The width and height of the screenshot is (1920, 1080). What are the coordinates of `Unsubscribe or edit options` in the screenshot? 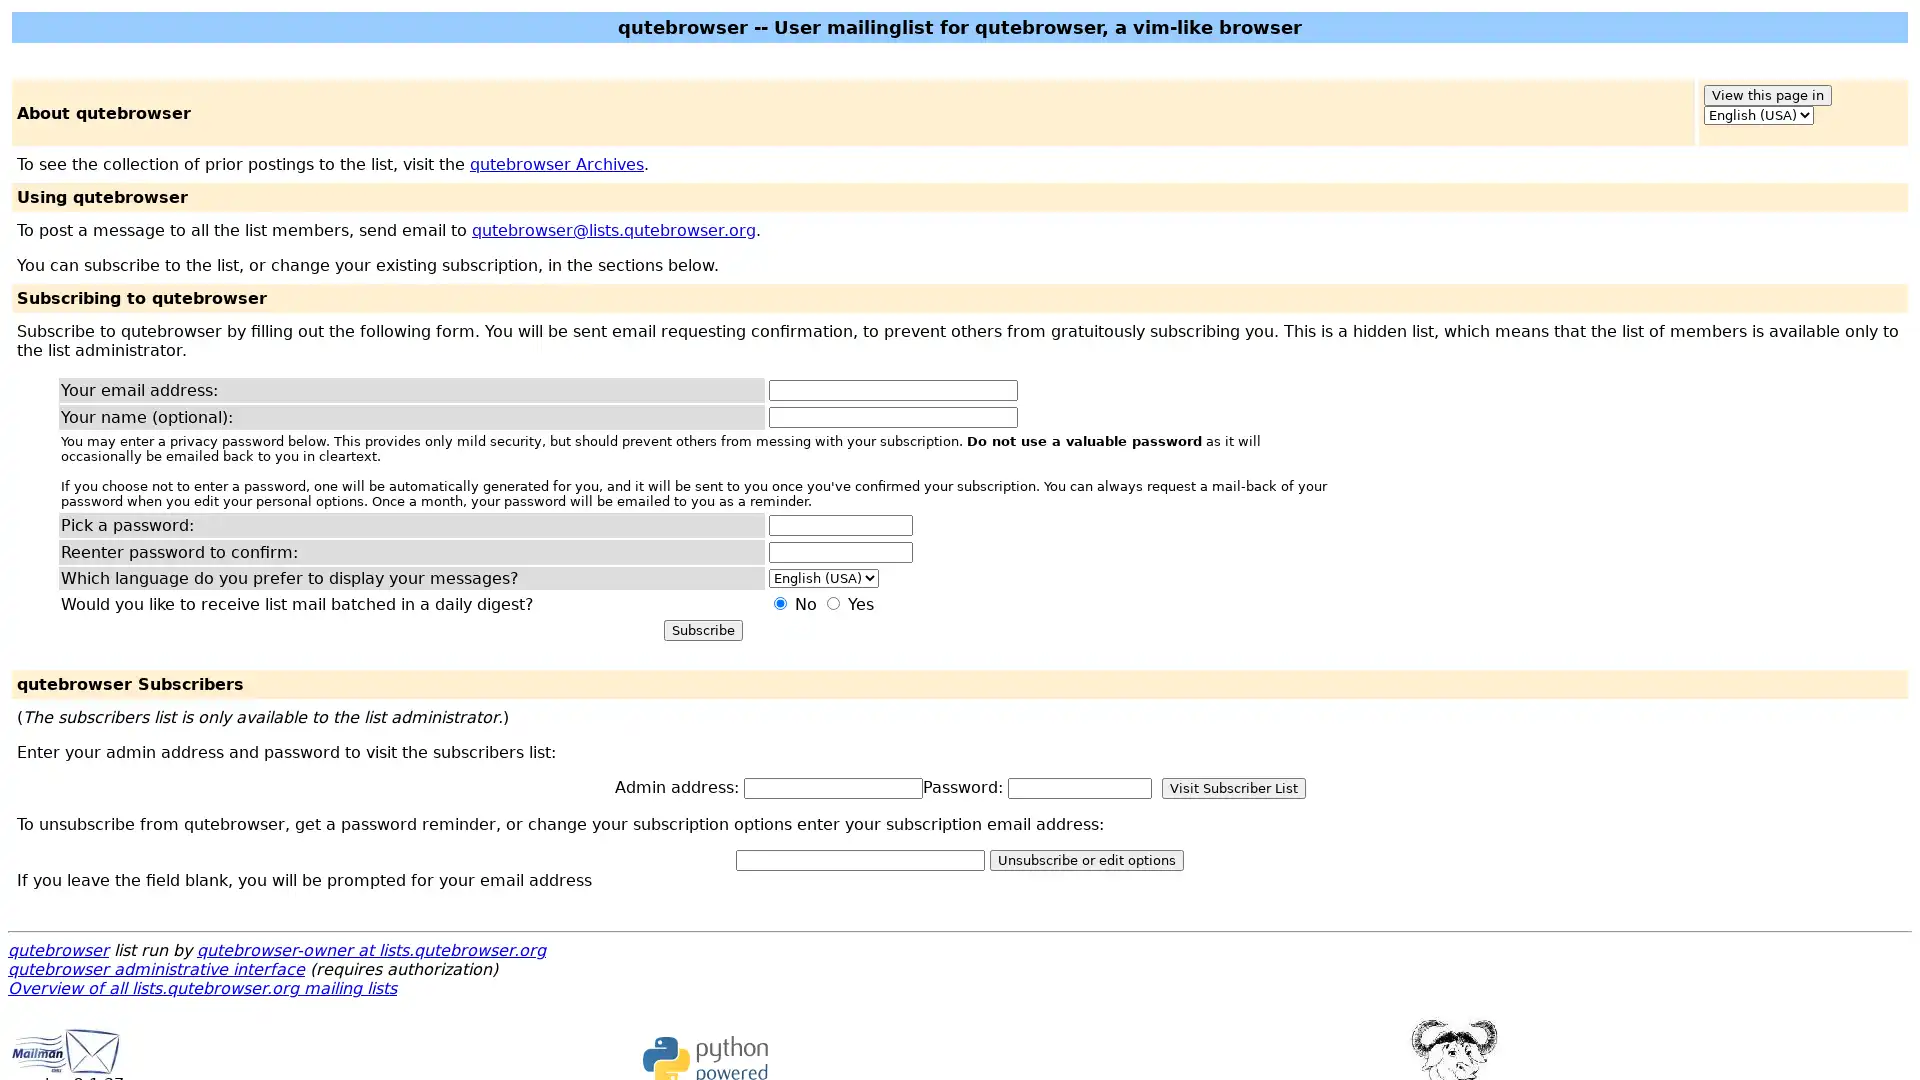 It's located at (1085, 859).